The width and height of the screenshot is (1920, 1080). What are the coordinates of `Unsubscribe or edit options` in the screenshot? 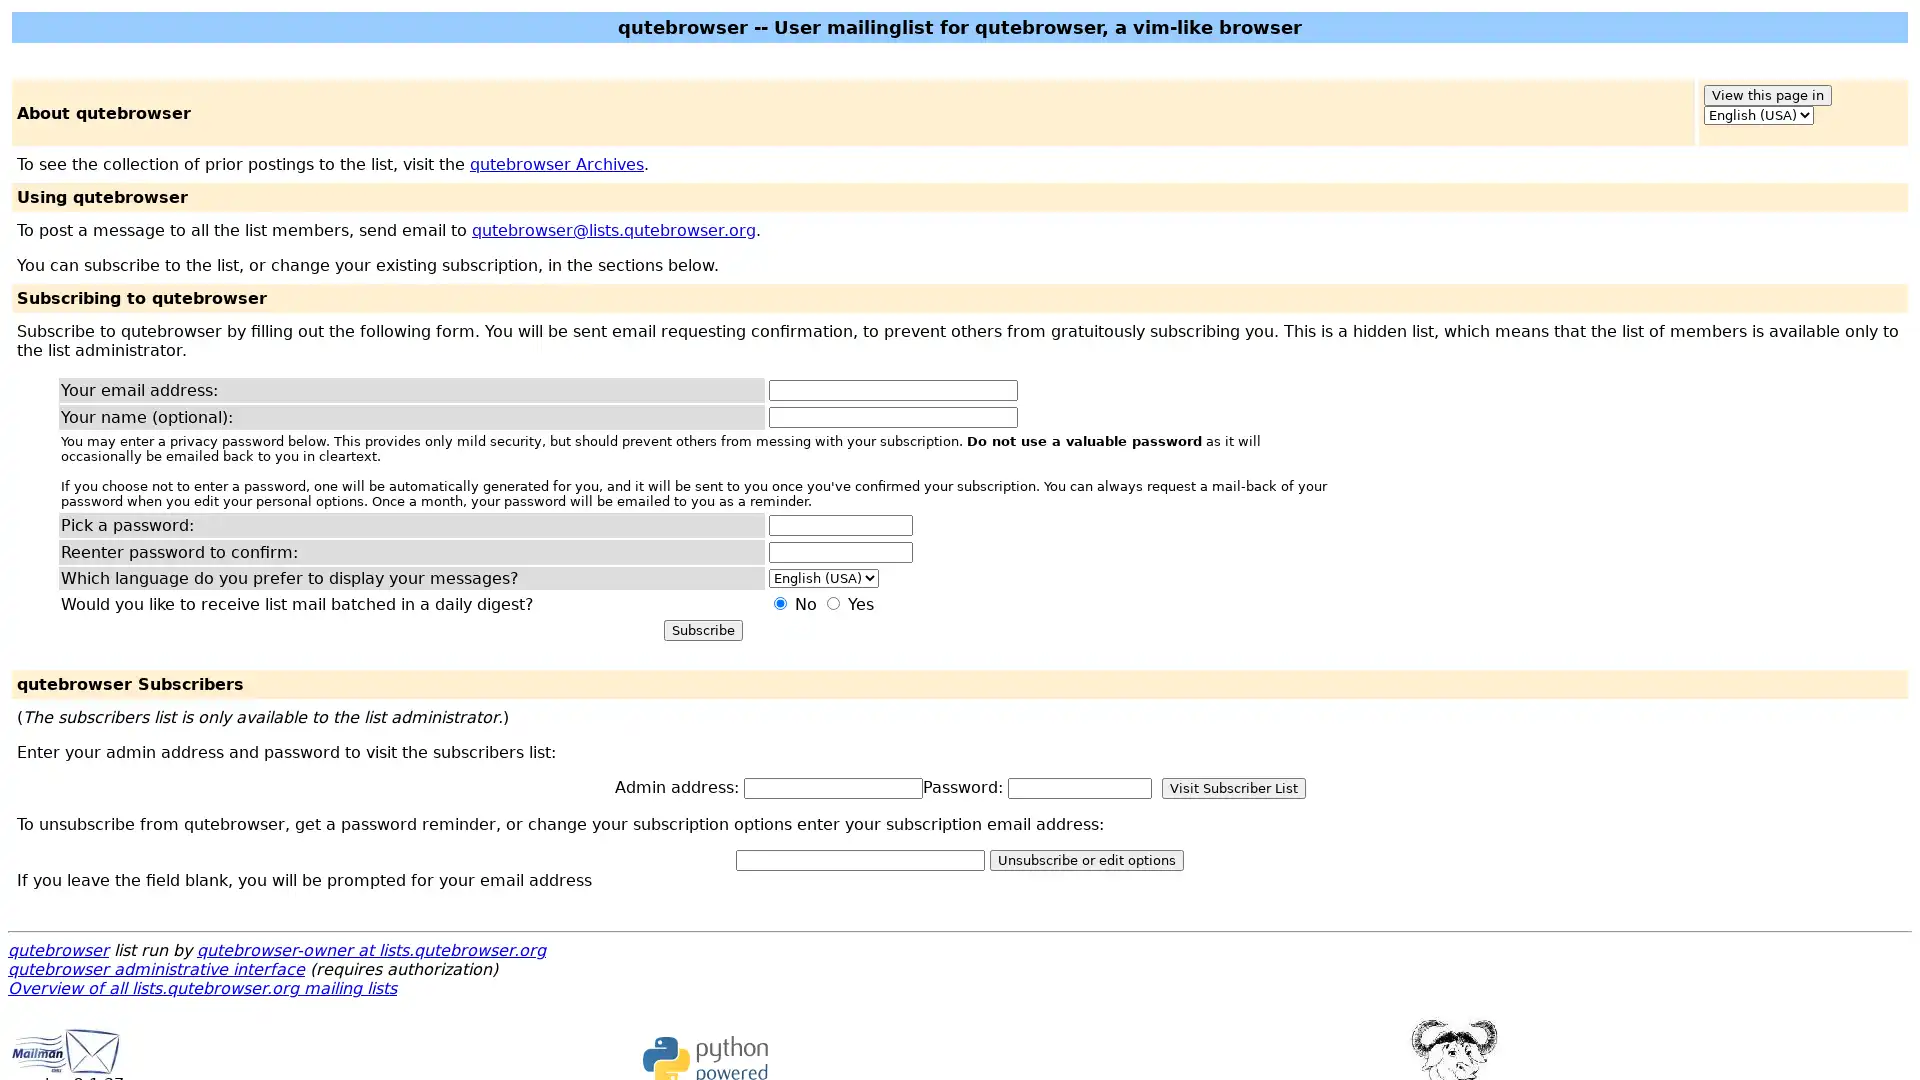 It's located at (1085, 859).